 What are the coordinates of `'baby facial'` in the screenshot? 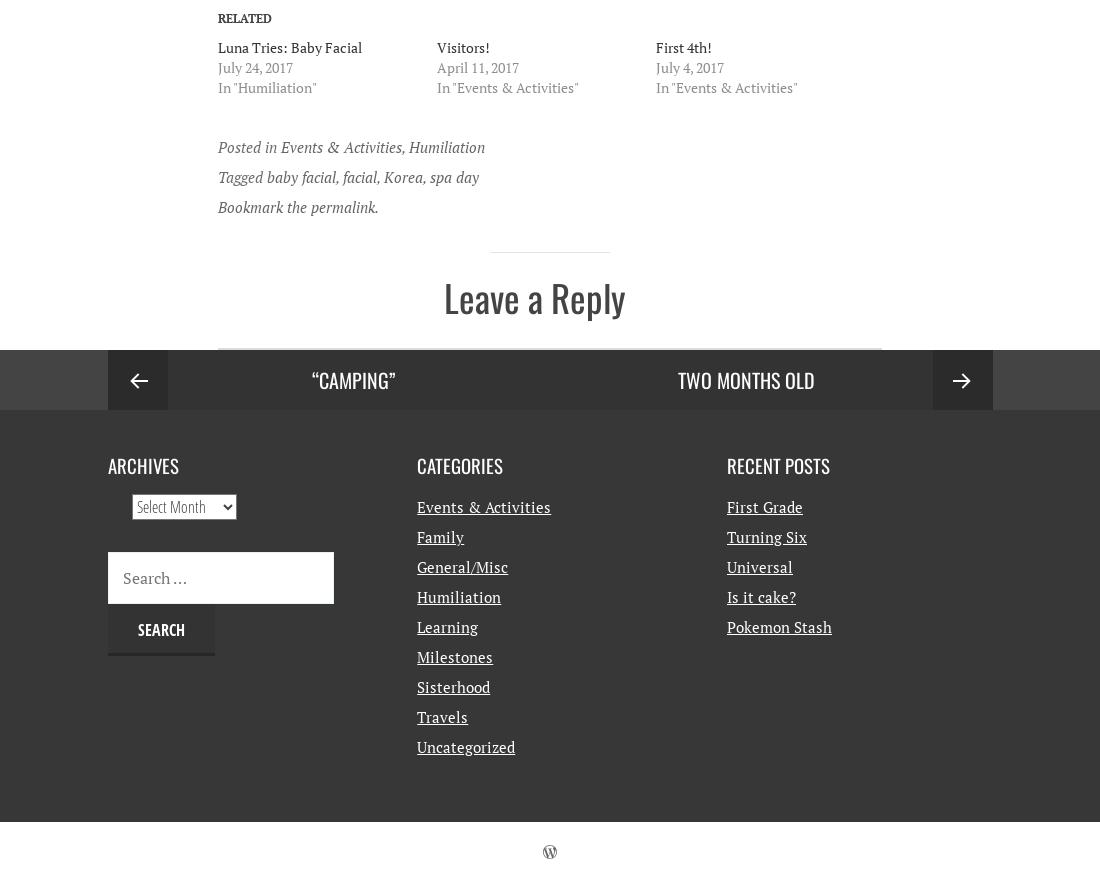 It's located at (300, 176).